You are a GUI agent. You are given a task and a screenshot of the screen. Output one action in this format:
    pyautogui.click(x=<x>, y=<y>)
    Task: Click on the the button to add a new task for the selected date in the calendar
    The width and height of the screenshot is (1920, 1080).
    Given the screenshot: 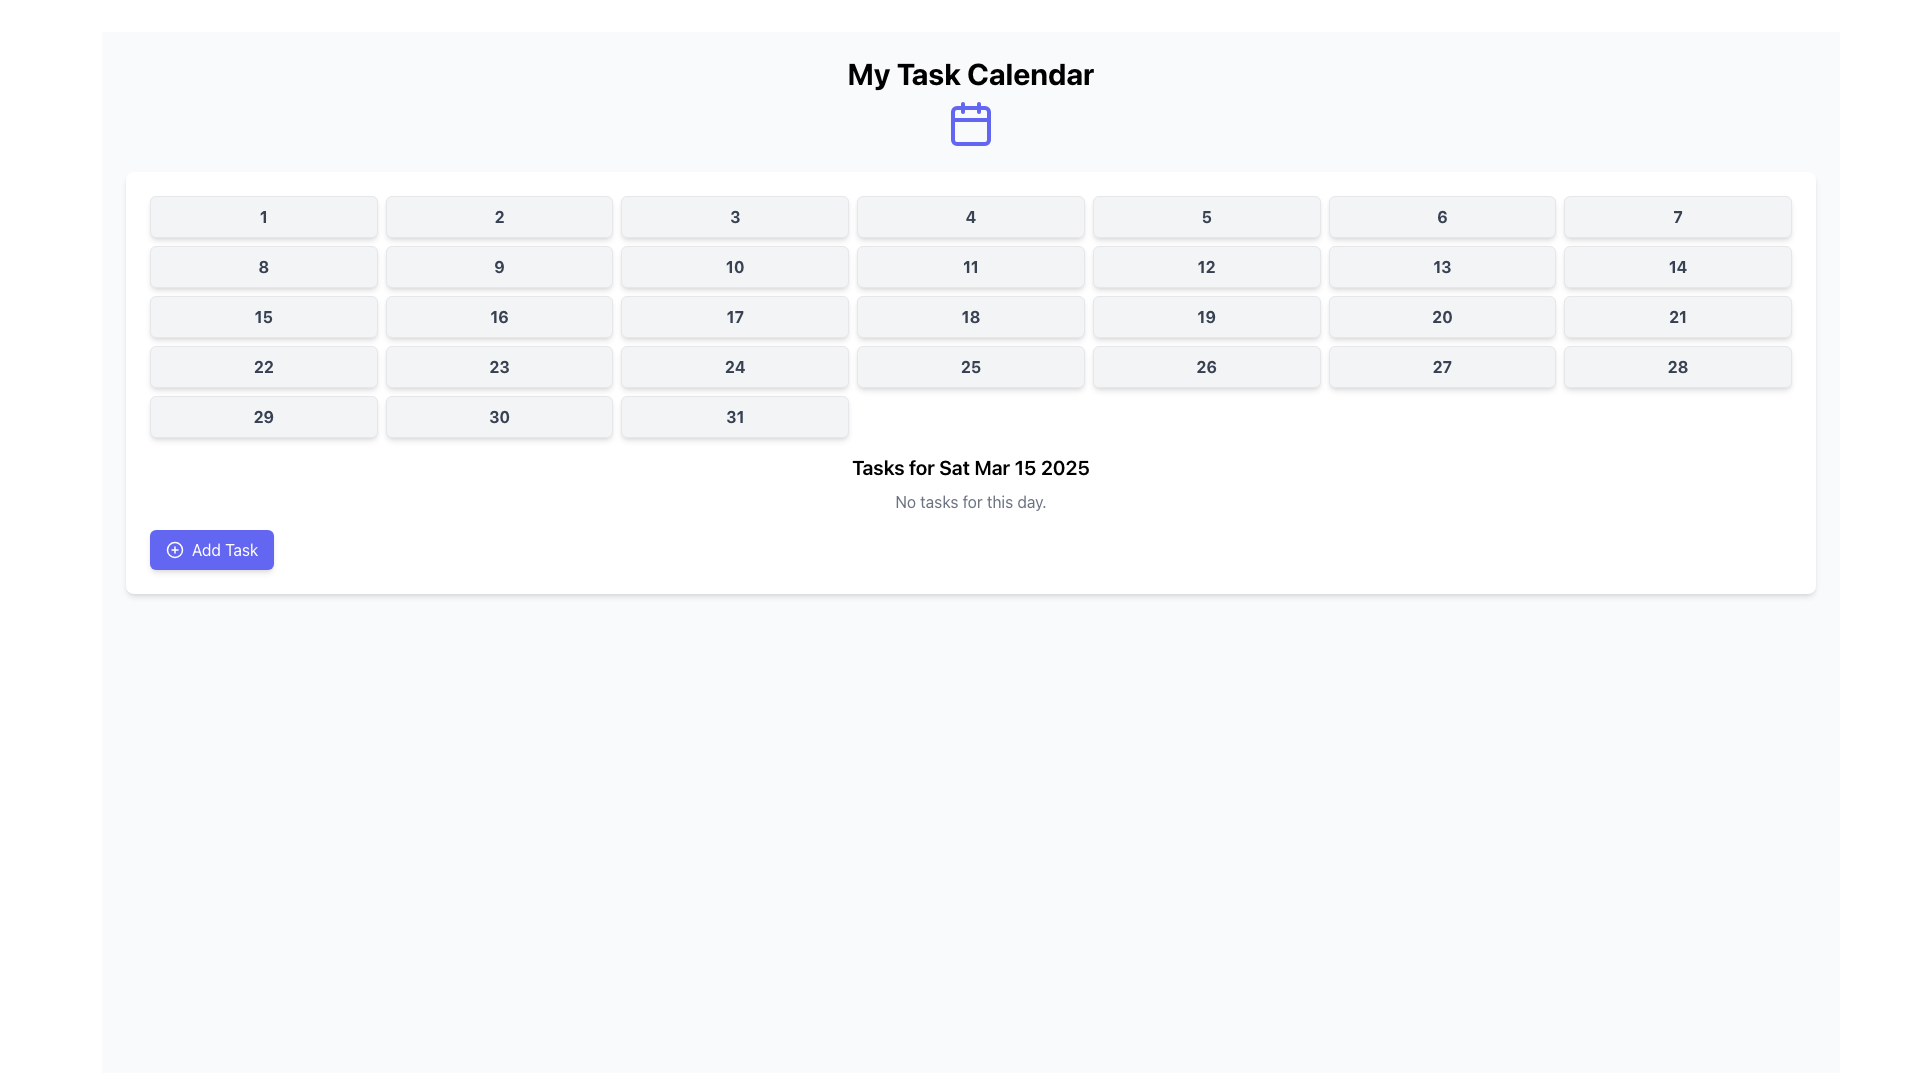 What is the action you would take?
    pyautogui.click(x=212, y=550)
    